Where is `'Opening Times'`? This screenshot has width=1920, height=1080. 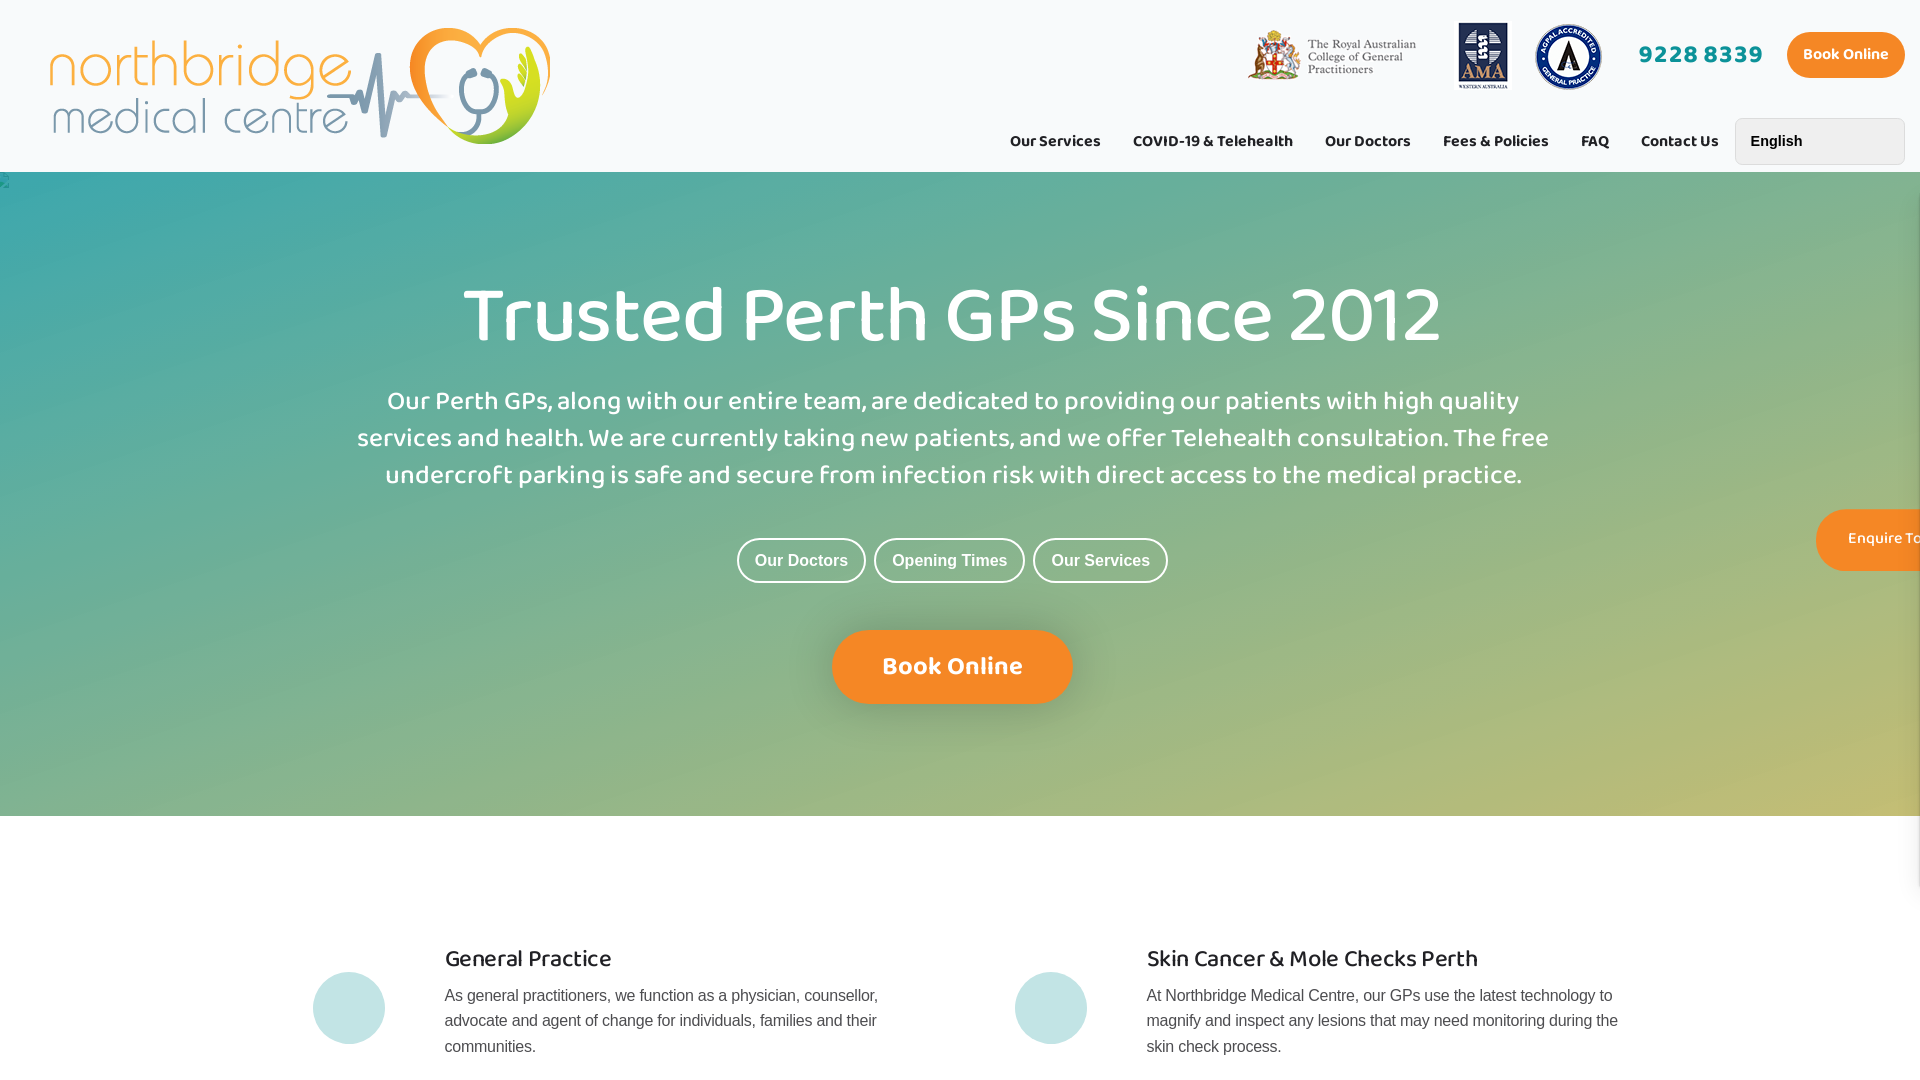 'Opening Times' is located at coordinates (948, 560).